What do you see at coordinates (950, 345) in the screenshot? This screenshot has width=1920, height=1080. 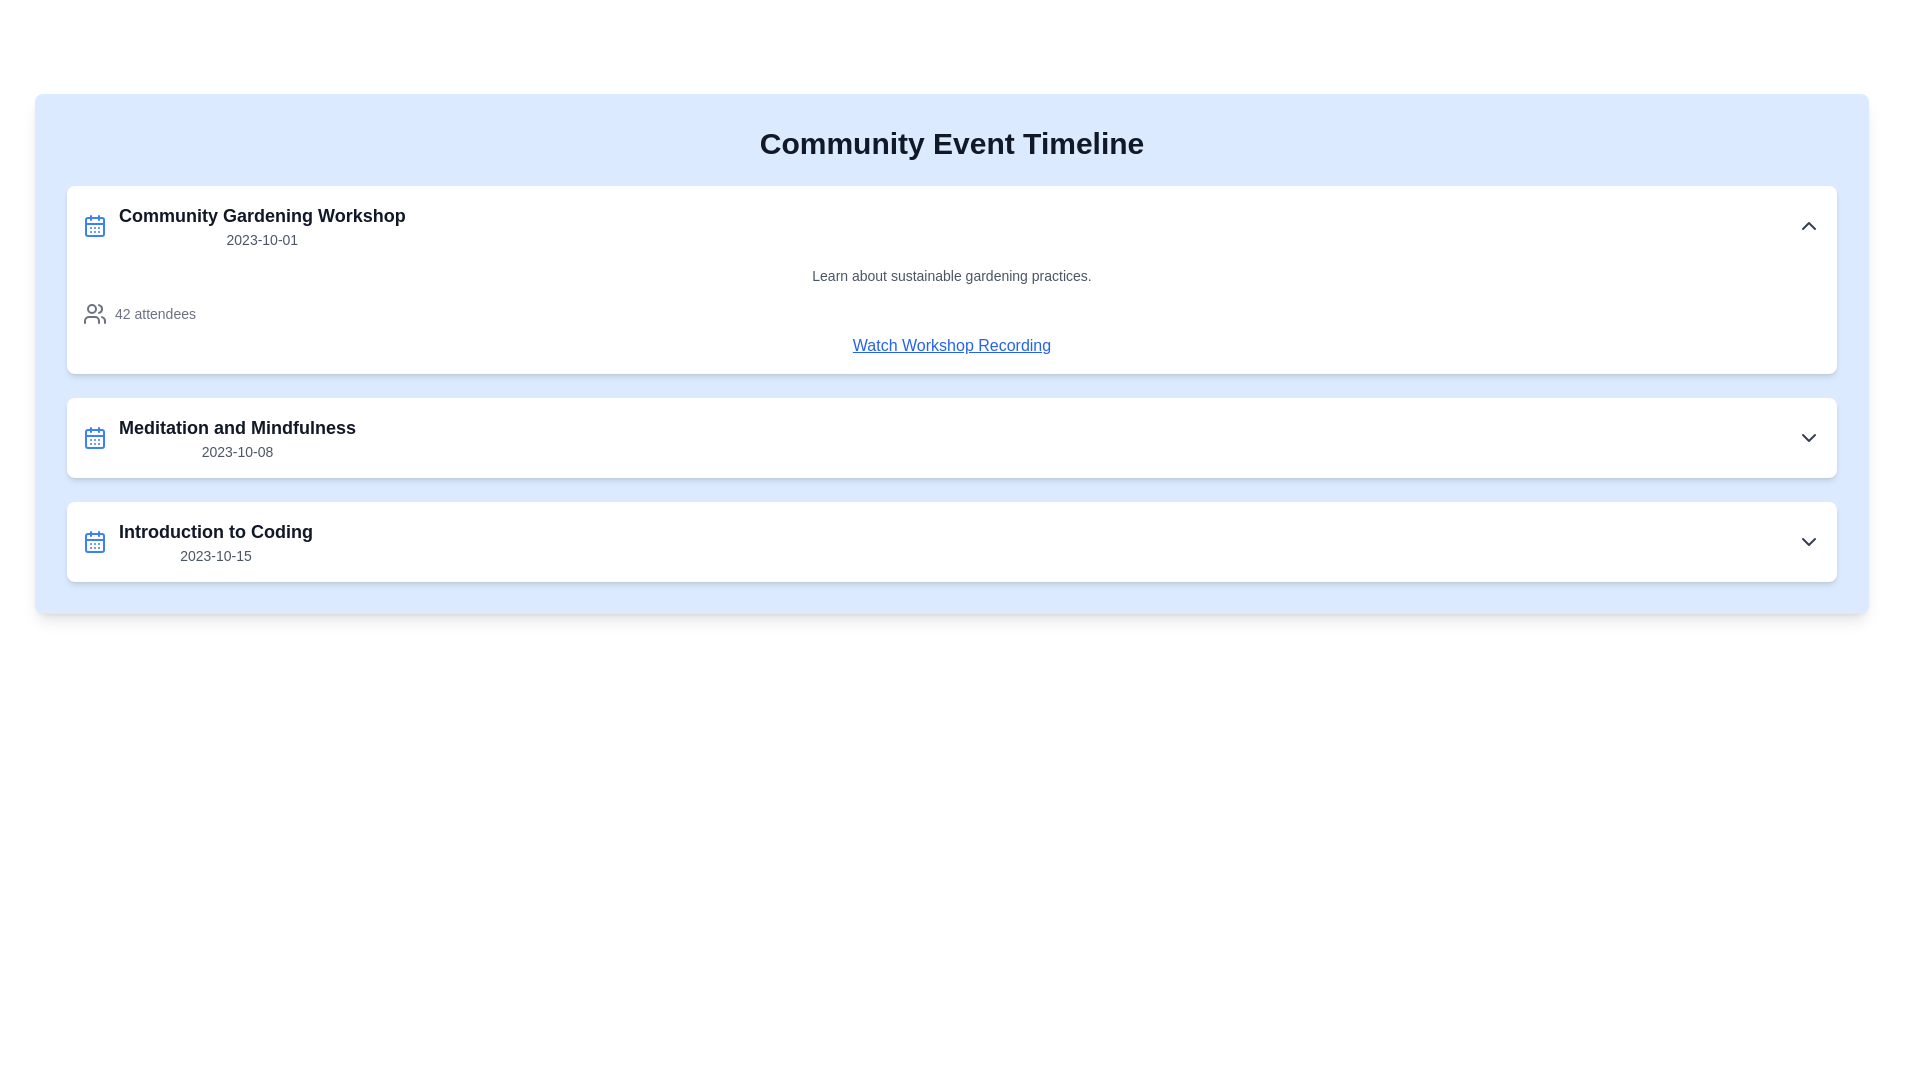 I see `the hyperlink located under the 'Community Event Timeline' heading, directly below the text 'Learn about sustainable gardening practices,'` at bounding box center [950, 345].